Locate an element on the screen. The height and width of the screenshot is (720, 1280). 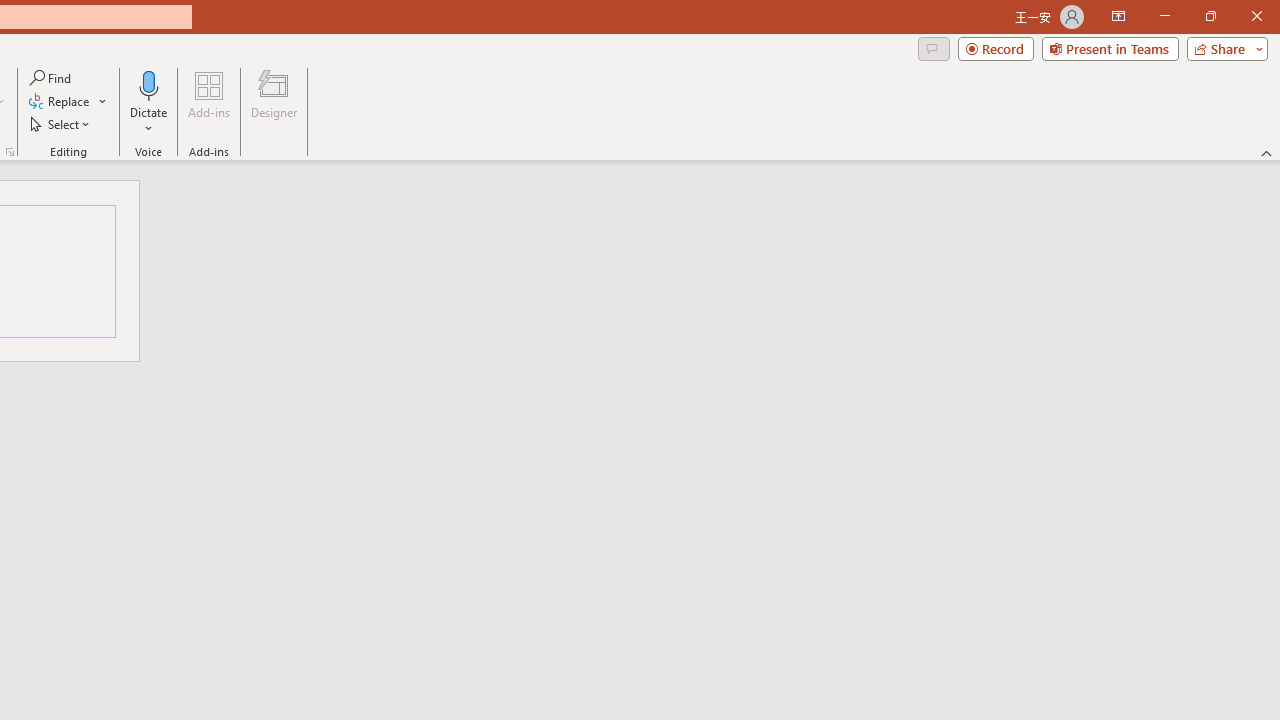
'Share' is located at coordinates (1222, 47).